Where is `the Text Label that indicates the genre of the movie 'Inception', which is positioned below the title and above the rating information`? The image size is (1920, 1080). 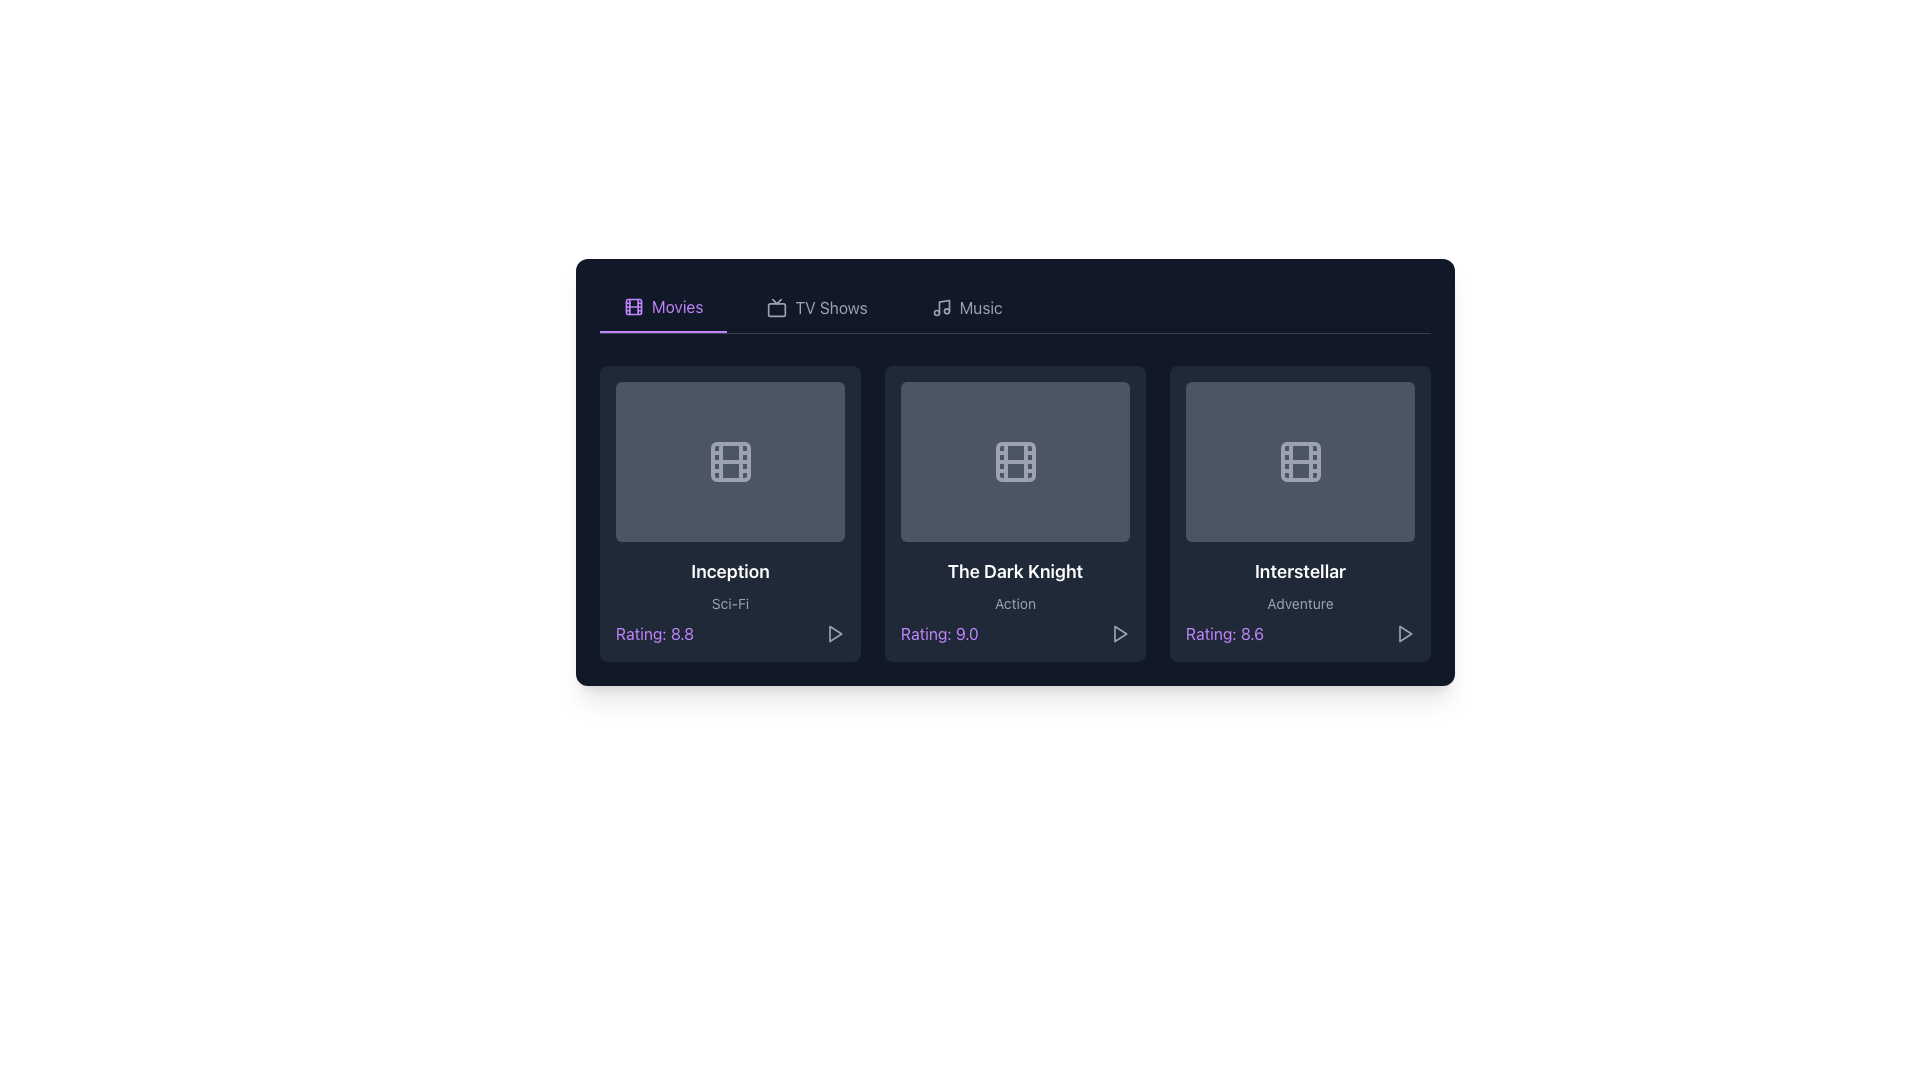
the Text Label that indicates the genre of the movie 'Inception', which is positioned below the title and above the rating information is located at coordinates (729, 603).